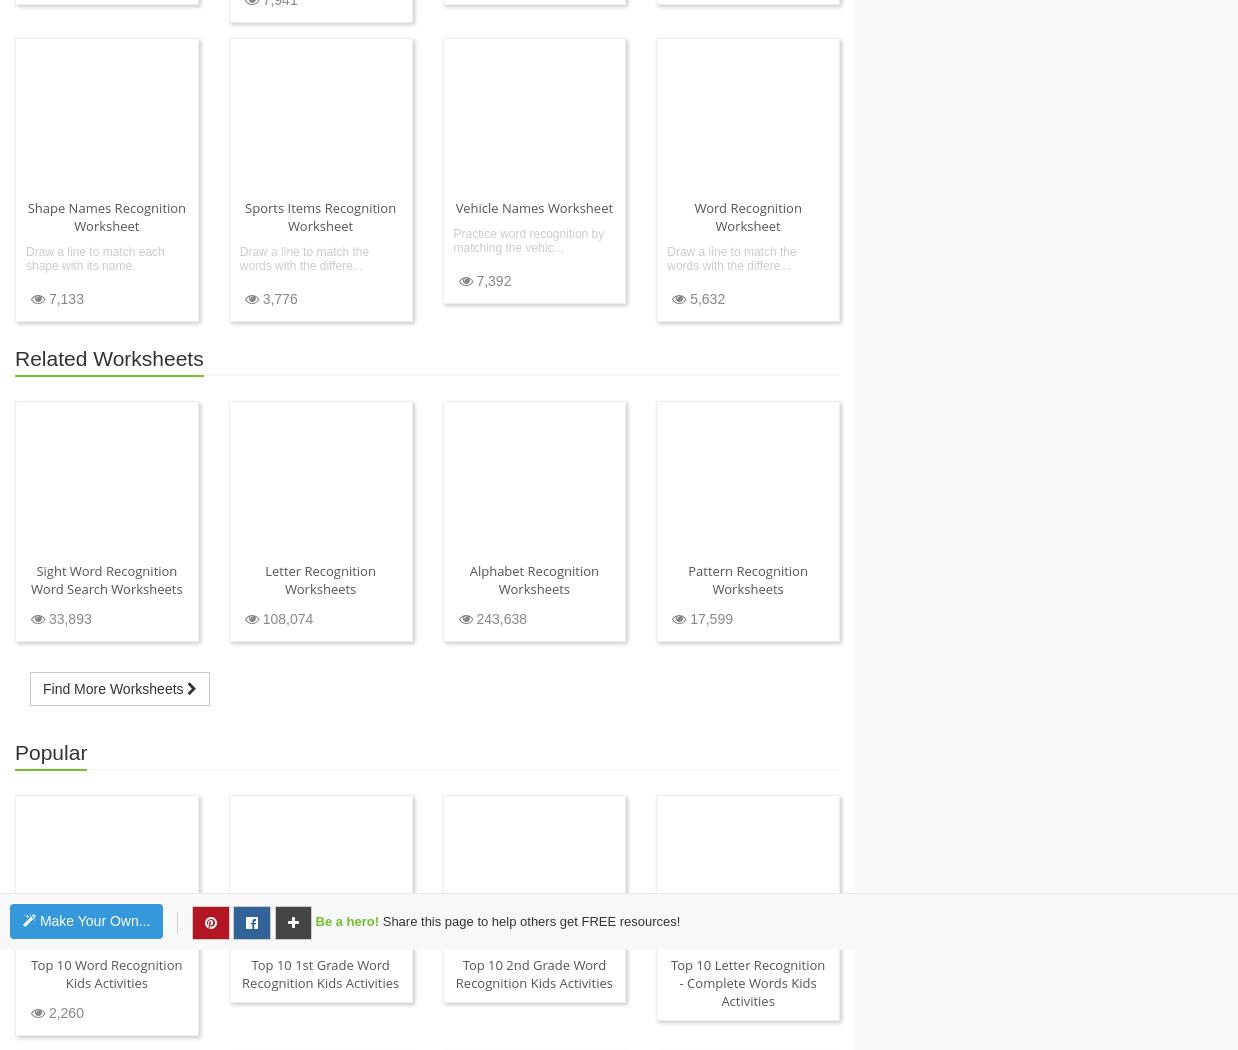 Image resolution: width=1238 pixels, height=1050 pixels. Describe the element at coordinates (490, 279) in the screenshot. I see `'7,392'` at that location.